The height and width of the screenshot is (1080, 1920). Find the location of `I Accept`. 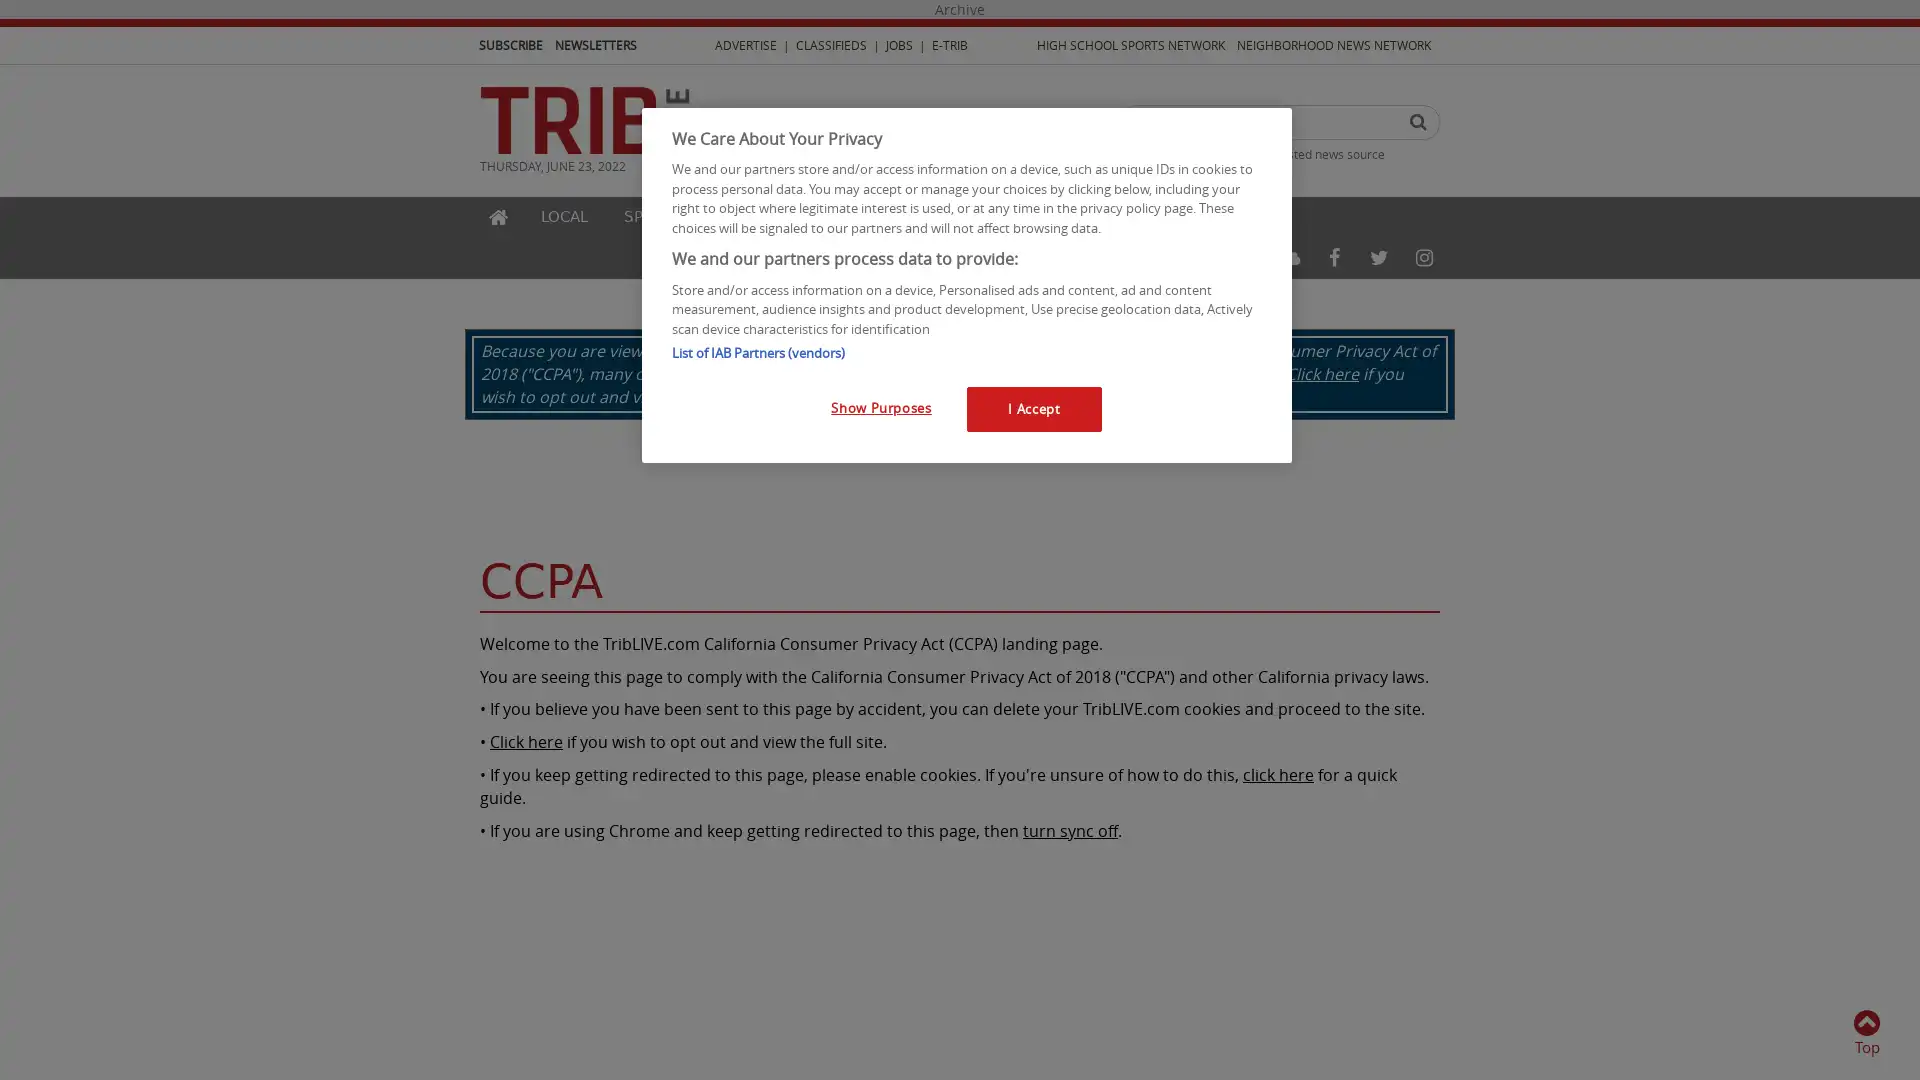

I Accept is located at coordinates (1034, 407).